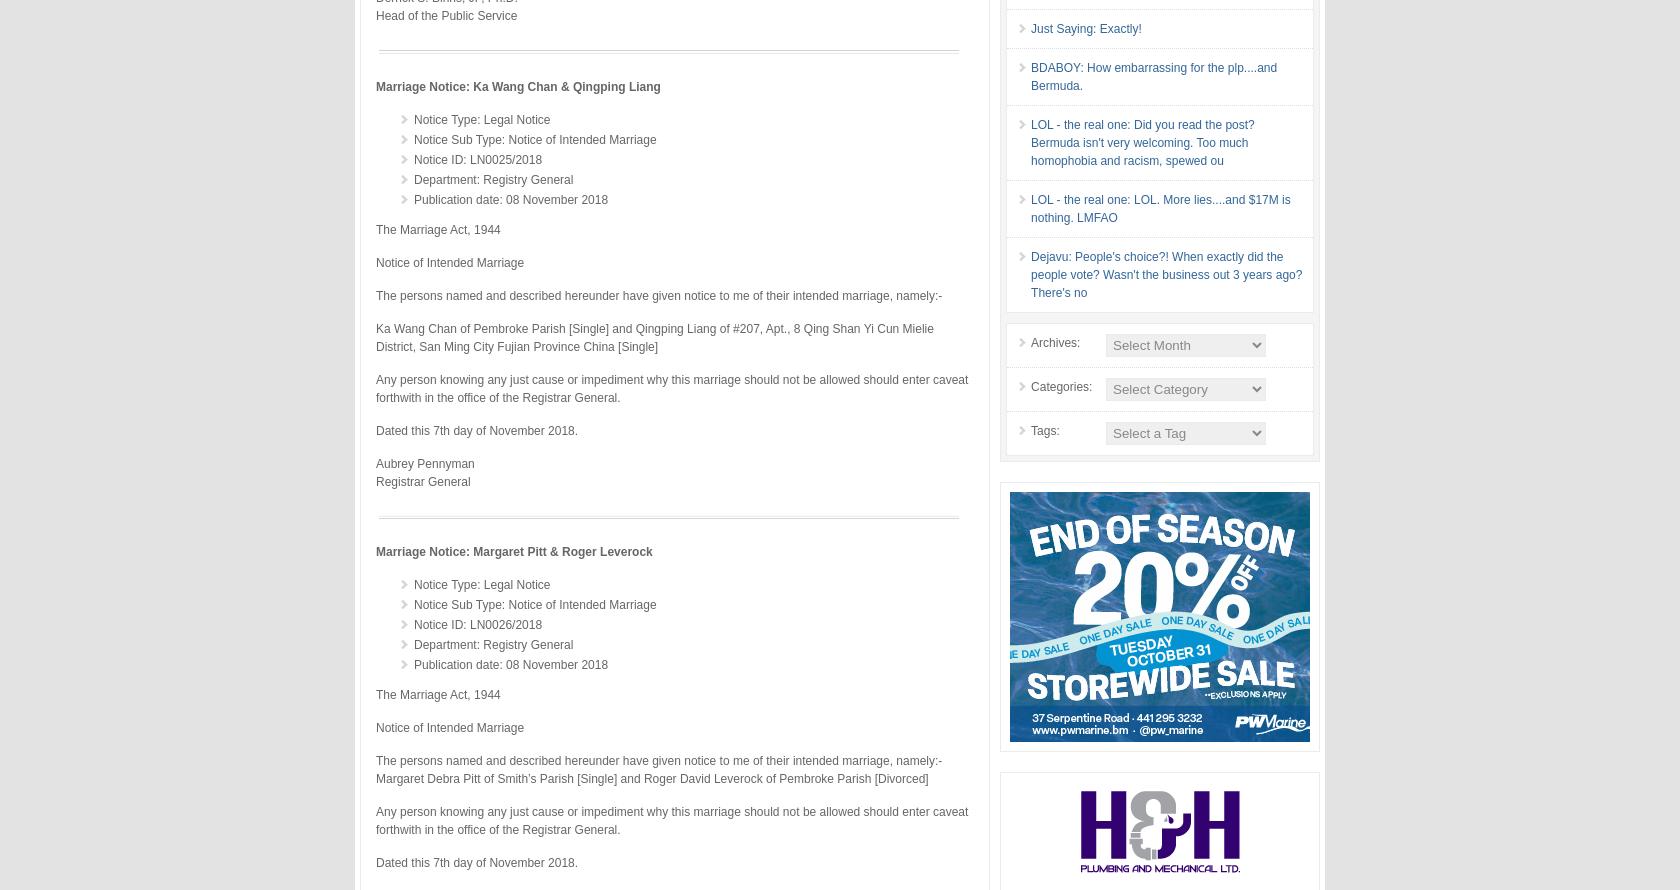 The width and height of the screenshot is (1680, 890). What do you see at coordinates (375, 550) in the screenshot?
I see `'Marriage Notice: Margaret Pitt & Roger Leverock'` at bounding box center [375, 550].